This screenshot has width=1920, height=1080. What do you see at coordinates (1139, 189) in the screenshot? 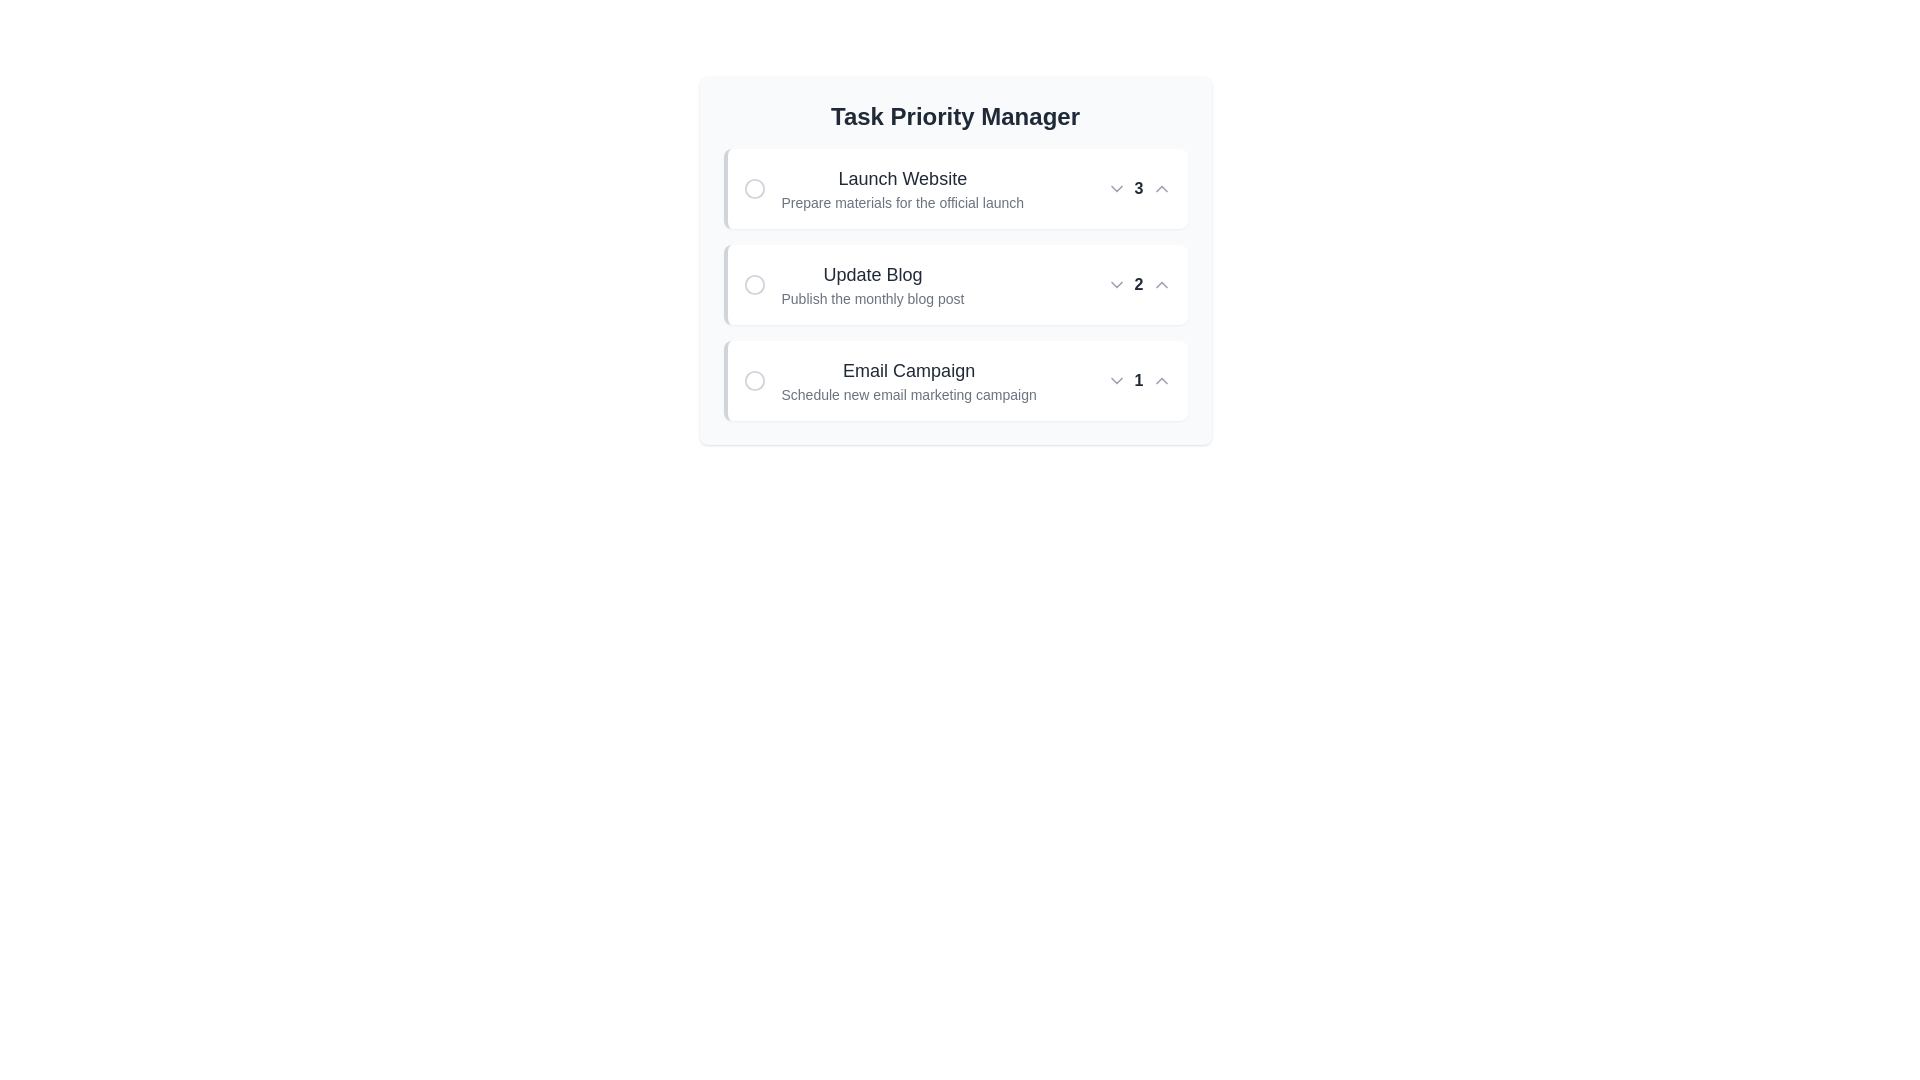
I see `the static text display indicating the task's priority level, which shows the value '3' and is located in the 'Launch Website' task row` at bounding box center [1139, 189].